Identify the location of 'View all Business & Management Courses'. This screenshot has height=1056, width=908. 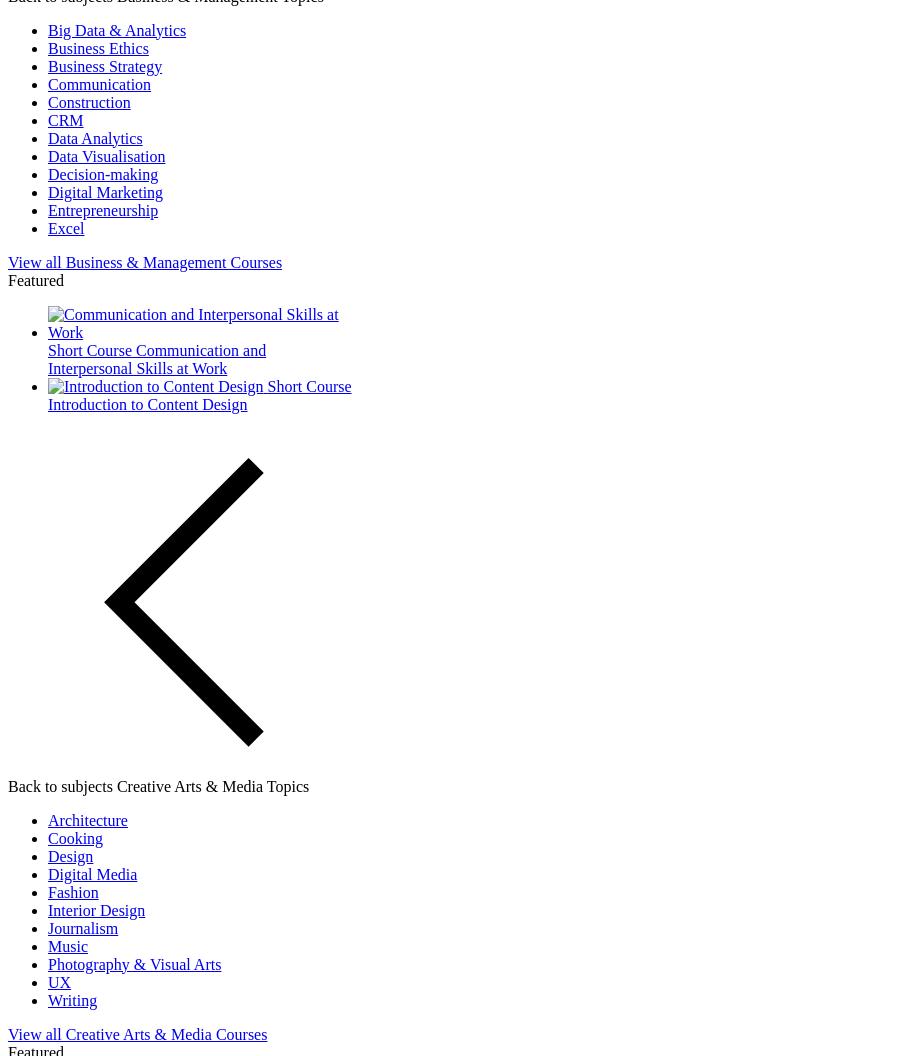
(6, 260).